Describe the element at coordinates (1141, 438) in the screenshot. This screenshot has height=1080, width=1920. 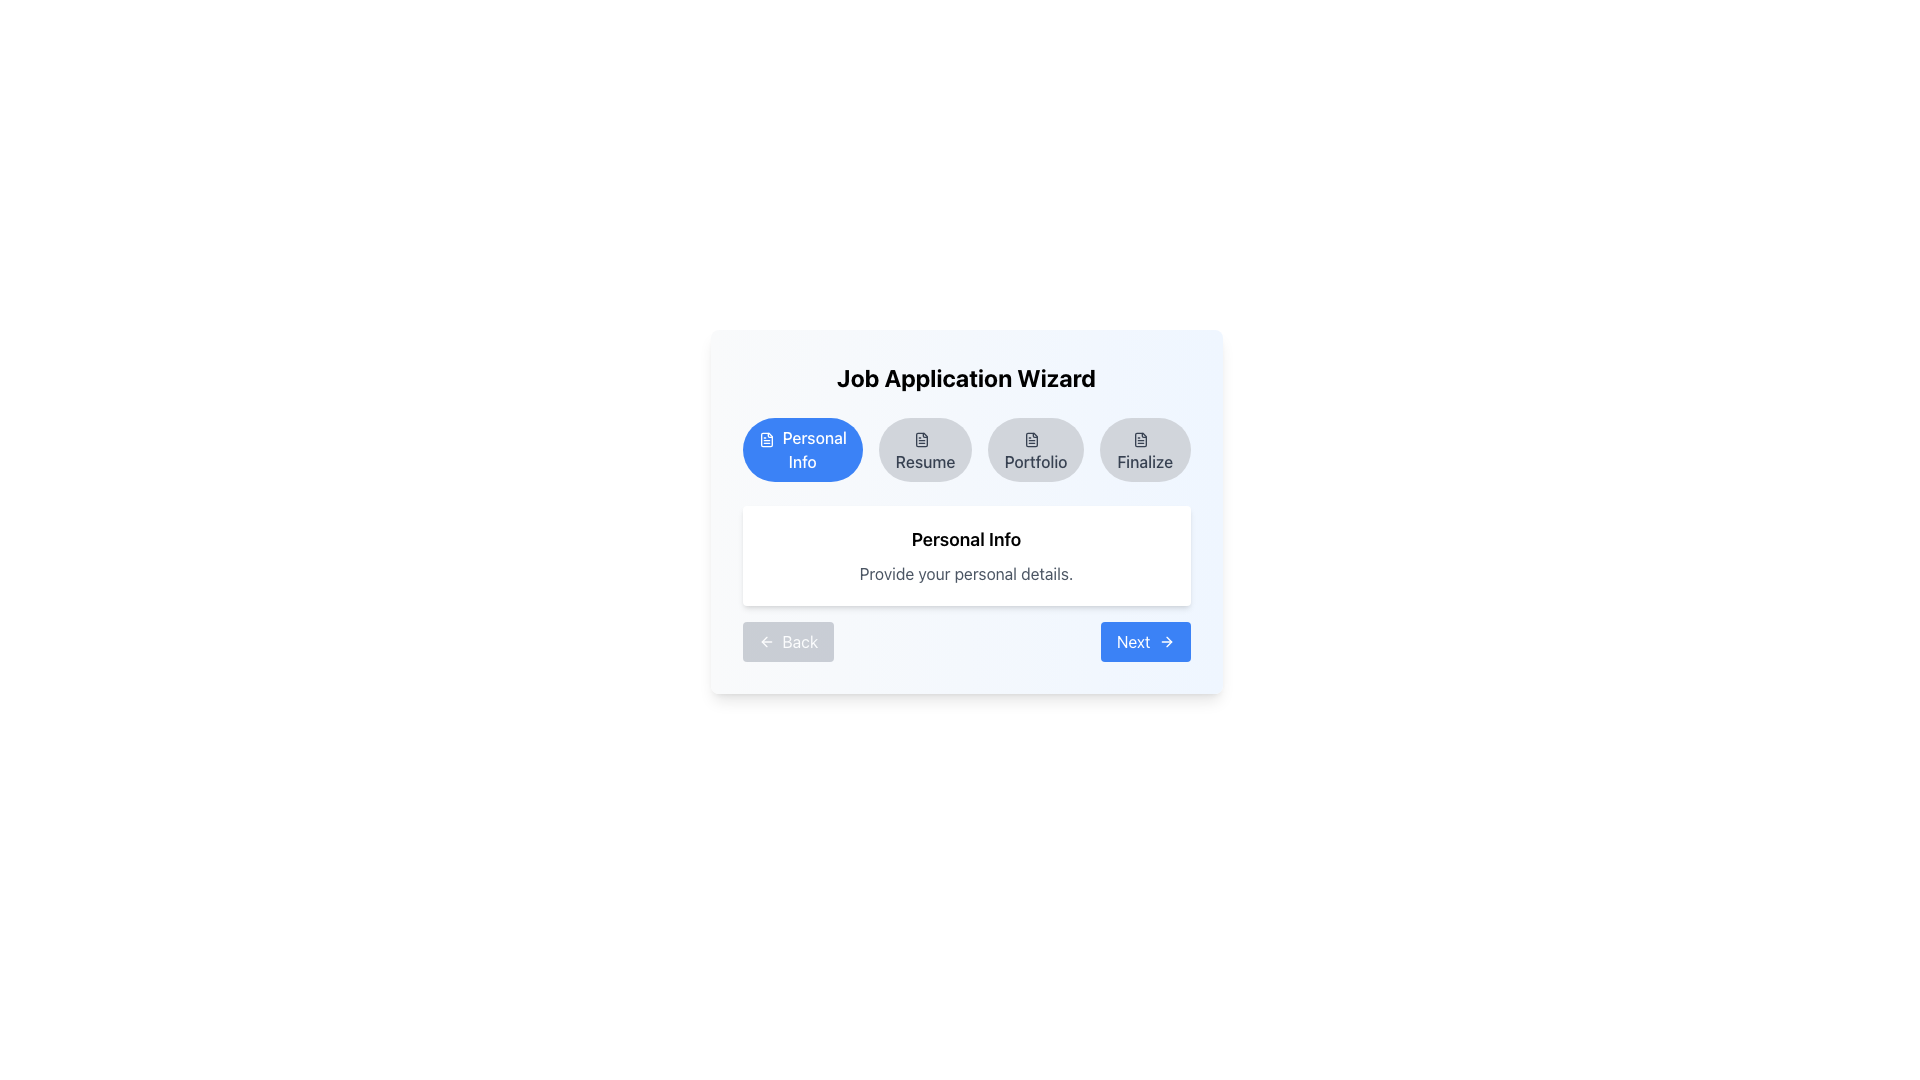
I see `the highlighted Decorative icon representing the 'Personal Info' section in the navigation steps of the wizard` at that location.